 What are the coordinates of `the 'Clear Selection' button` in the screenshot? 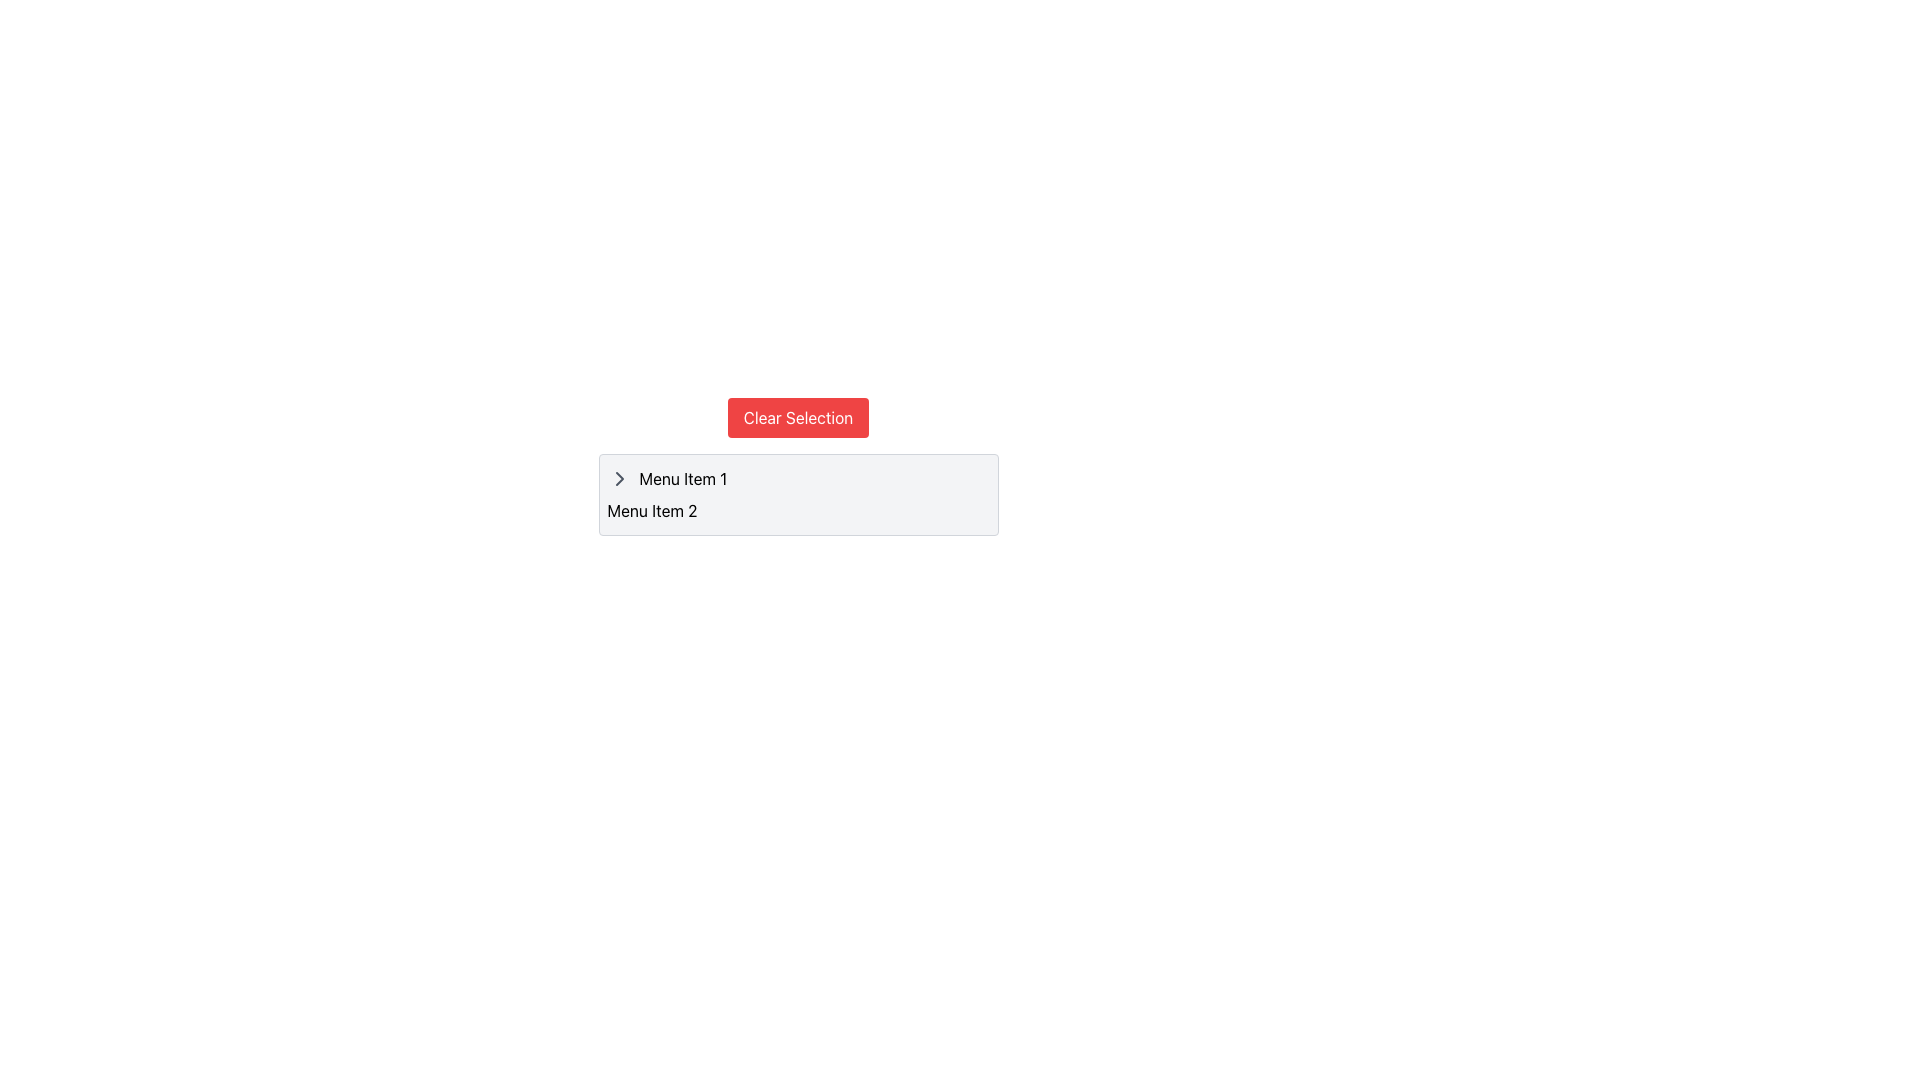 It's located at (797, 416).